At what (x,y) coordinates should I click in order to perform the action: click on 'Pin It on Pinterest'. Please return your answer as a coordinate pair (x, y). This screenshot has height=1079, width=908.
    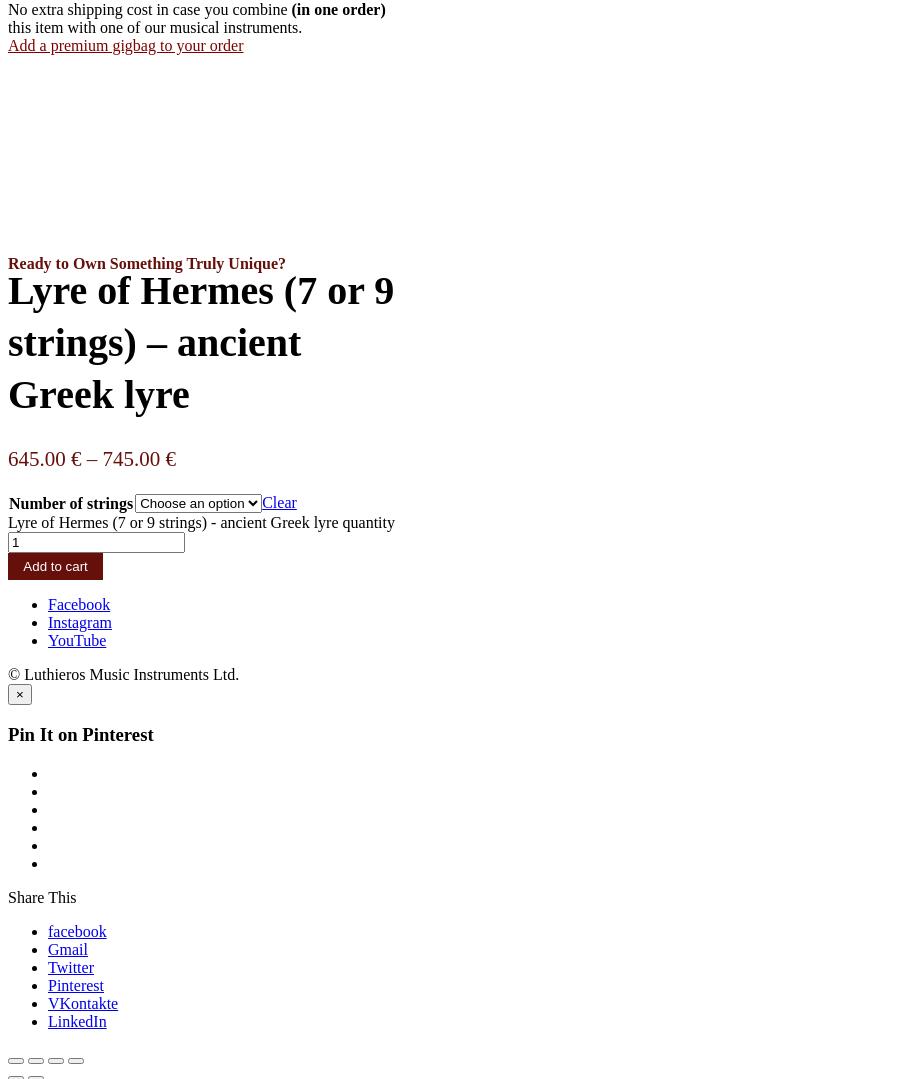
    Looking at the image, I should click on (79, 733).